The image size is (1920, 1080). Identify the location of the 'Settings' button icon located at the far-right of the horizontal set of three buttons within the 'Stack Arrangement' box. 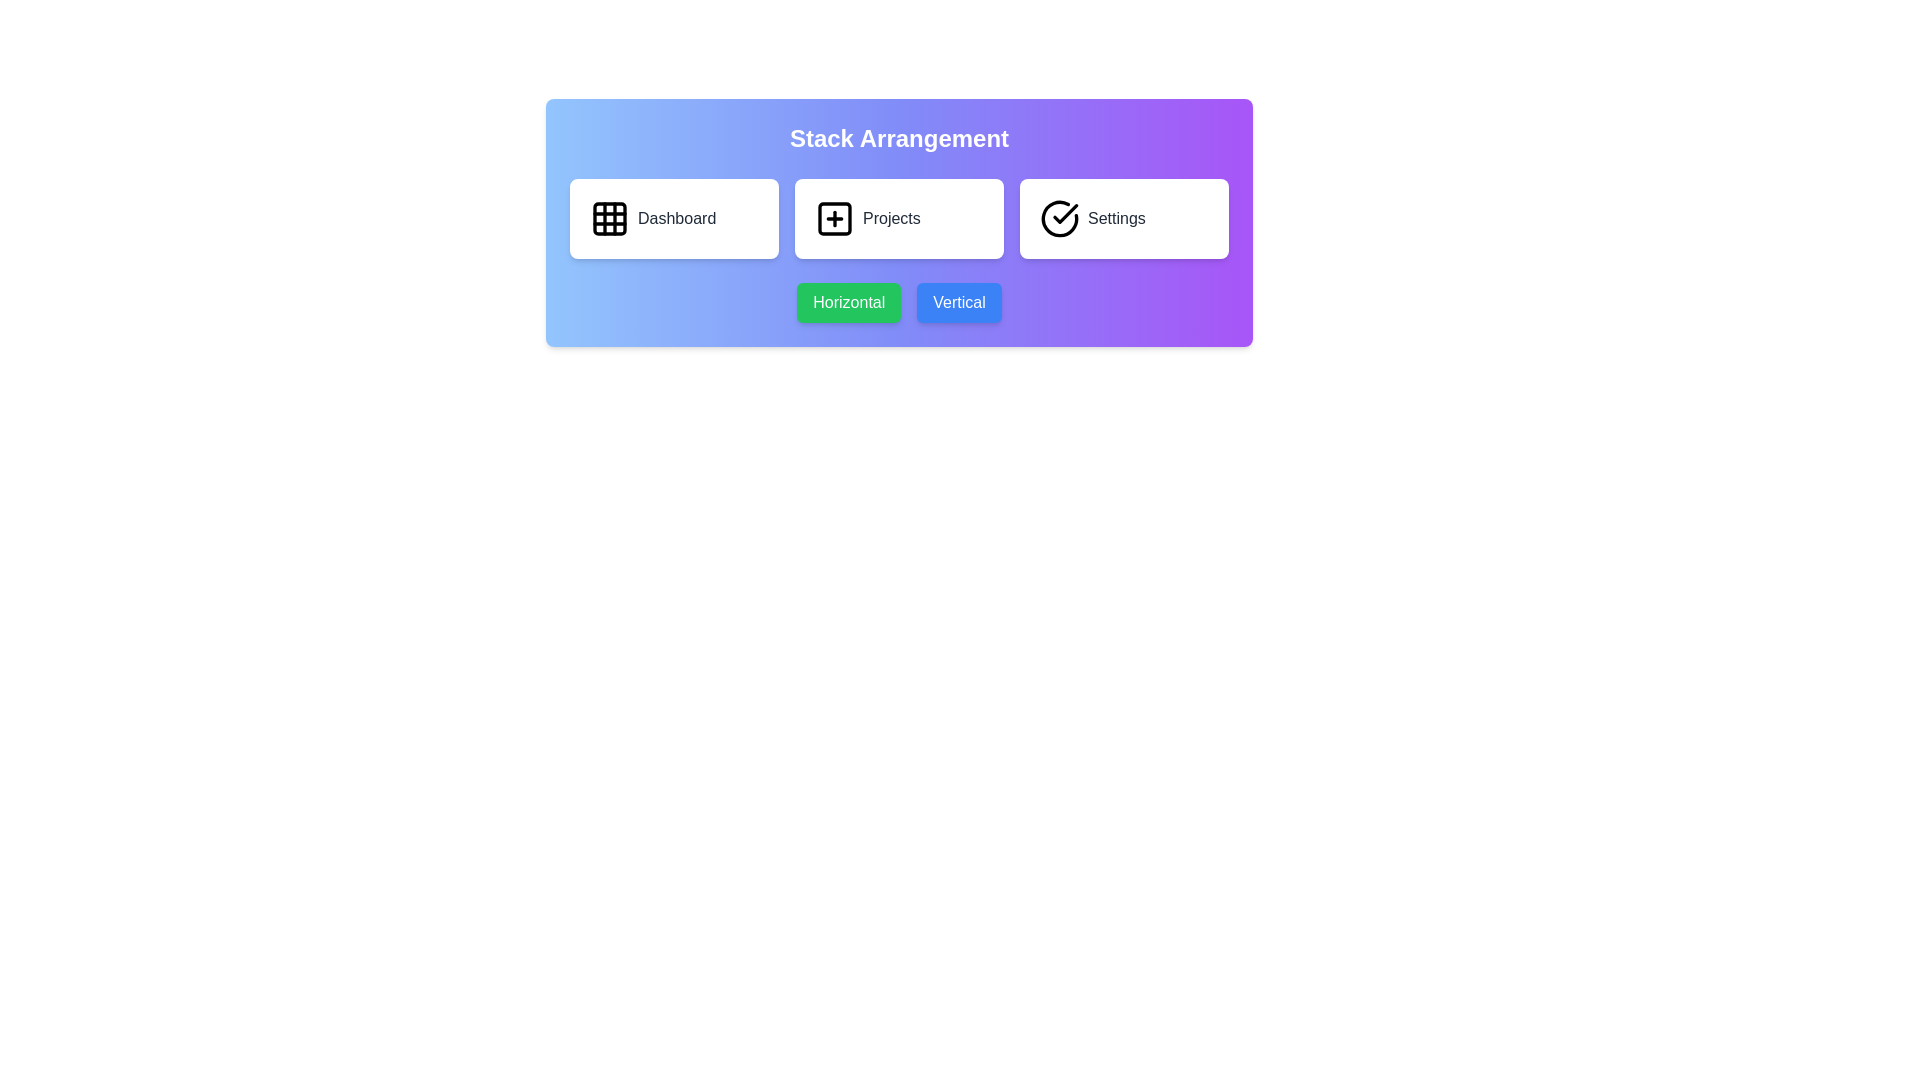
(1059, 219).